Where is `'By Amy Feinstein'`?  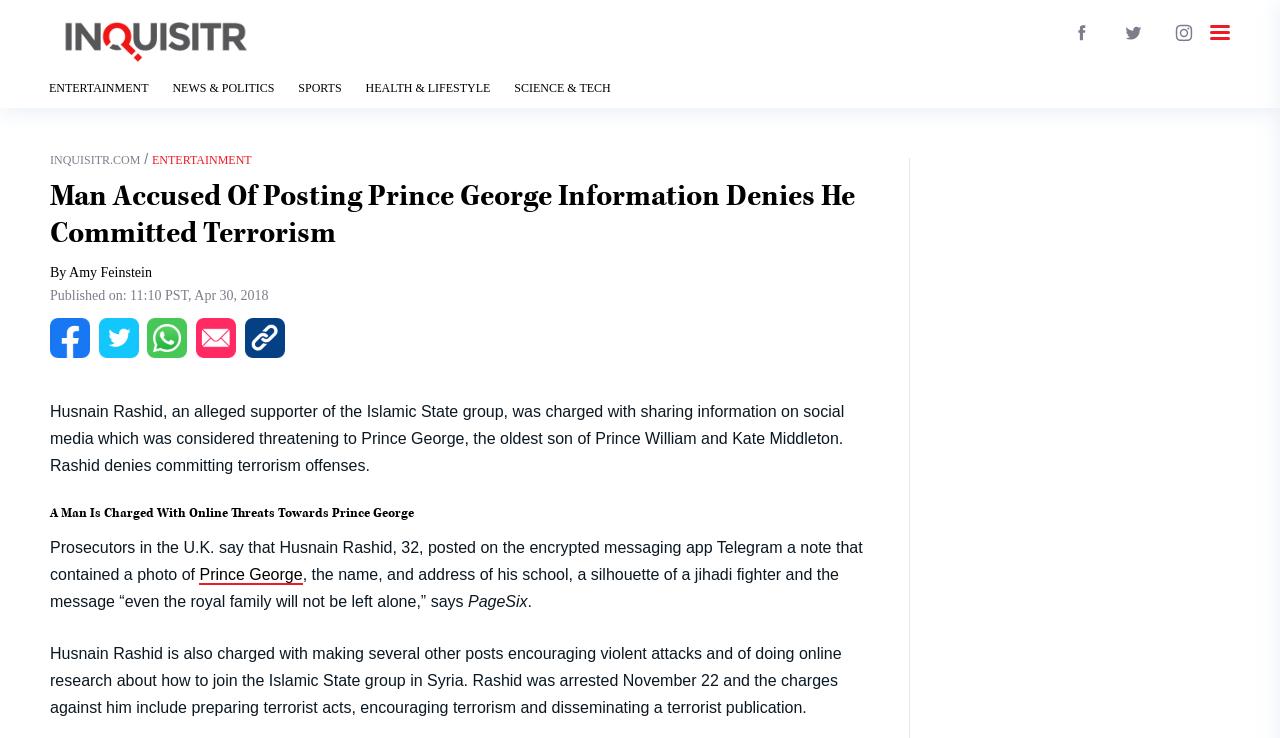
'By Amy Feinstein' is located at coordinates (99, 272).